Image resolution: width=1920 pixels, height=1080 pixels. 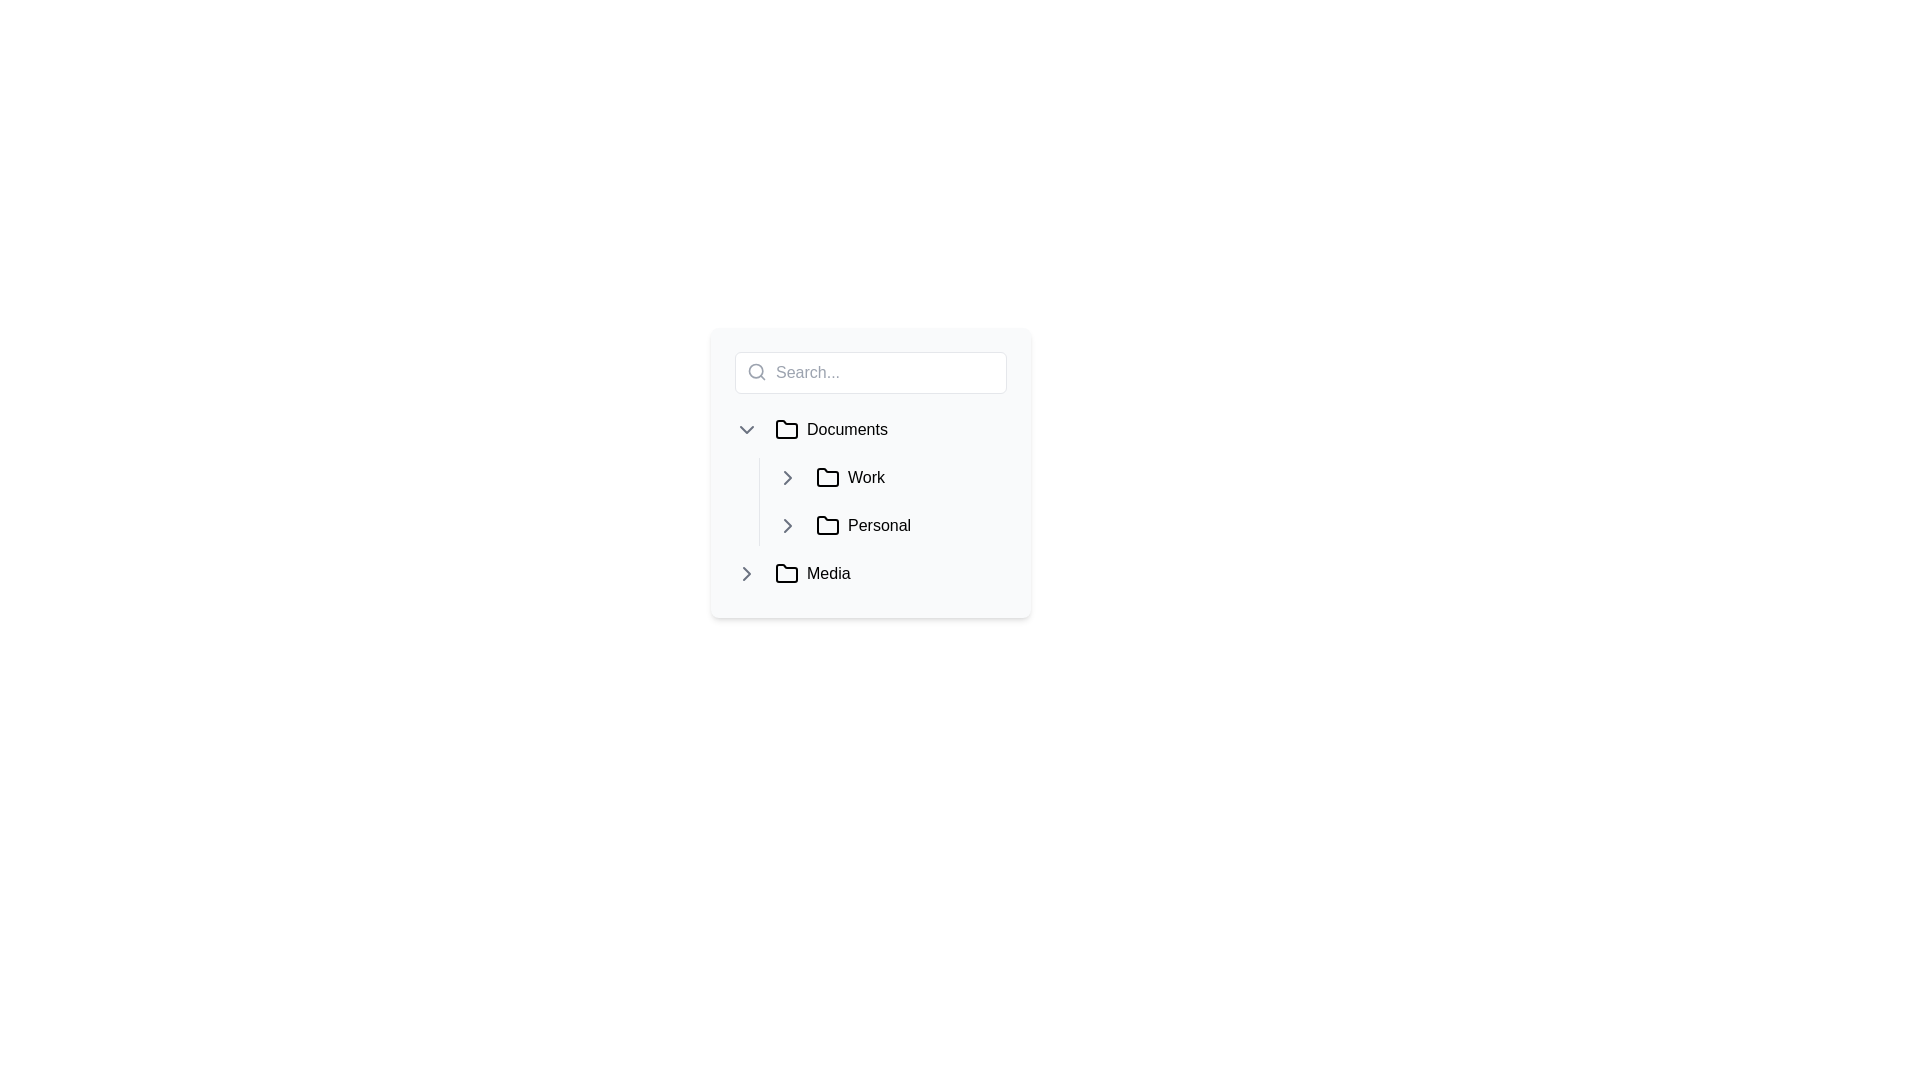 I want to click on the folder icon, which is part of the 'Media' expandable list menu, so click(x=786, y=574).